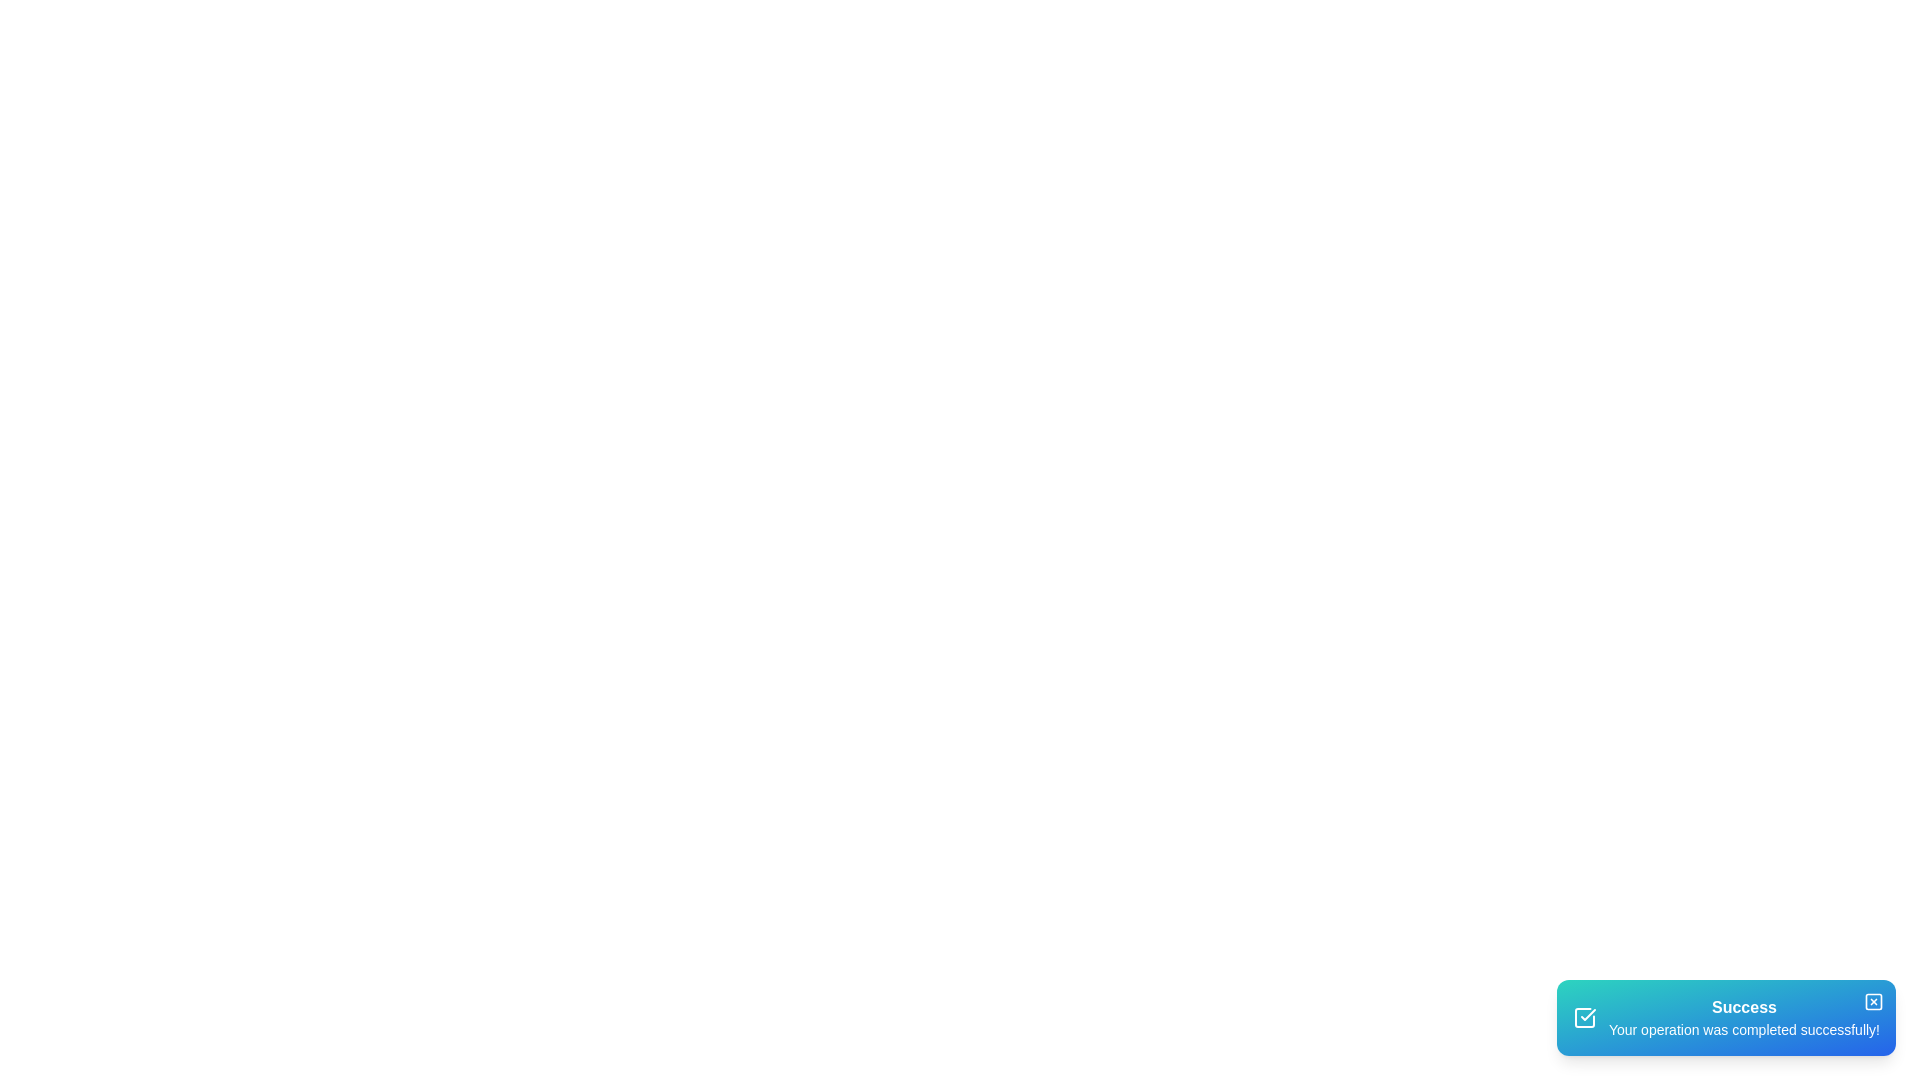 Image resolution: width=1920 pixels, height=1080 pixels. What do you see at coordinates (1583, 1018) in the screenshot?
I see `the success icon in the snackbar to interpret its meaning` at bounding box center [1583, 1018].